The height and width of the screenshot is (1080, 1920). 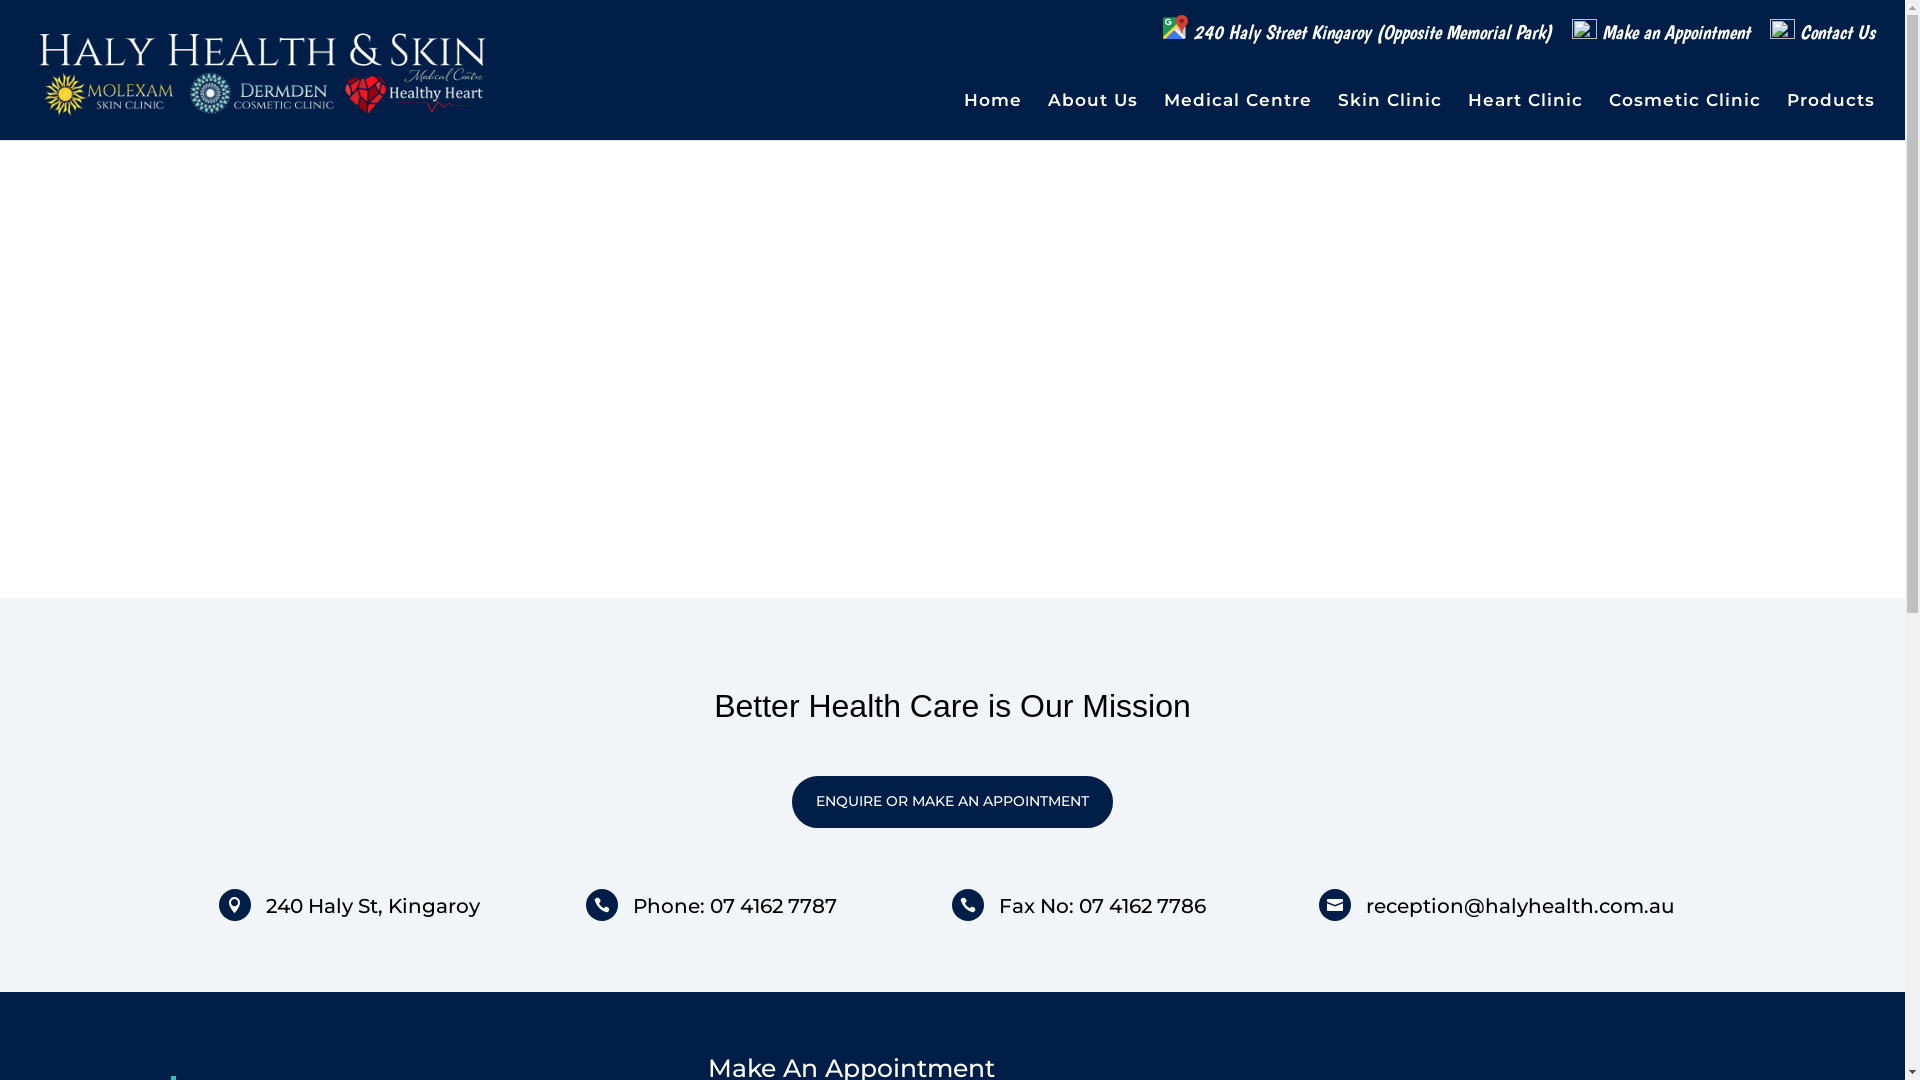 What do you see at coordinates (1830, 116) in the screenshot?
I see `'Products'` at bounding box center [1830, 116].